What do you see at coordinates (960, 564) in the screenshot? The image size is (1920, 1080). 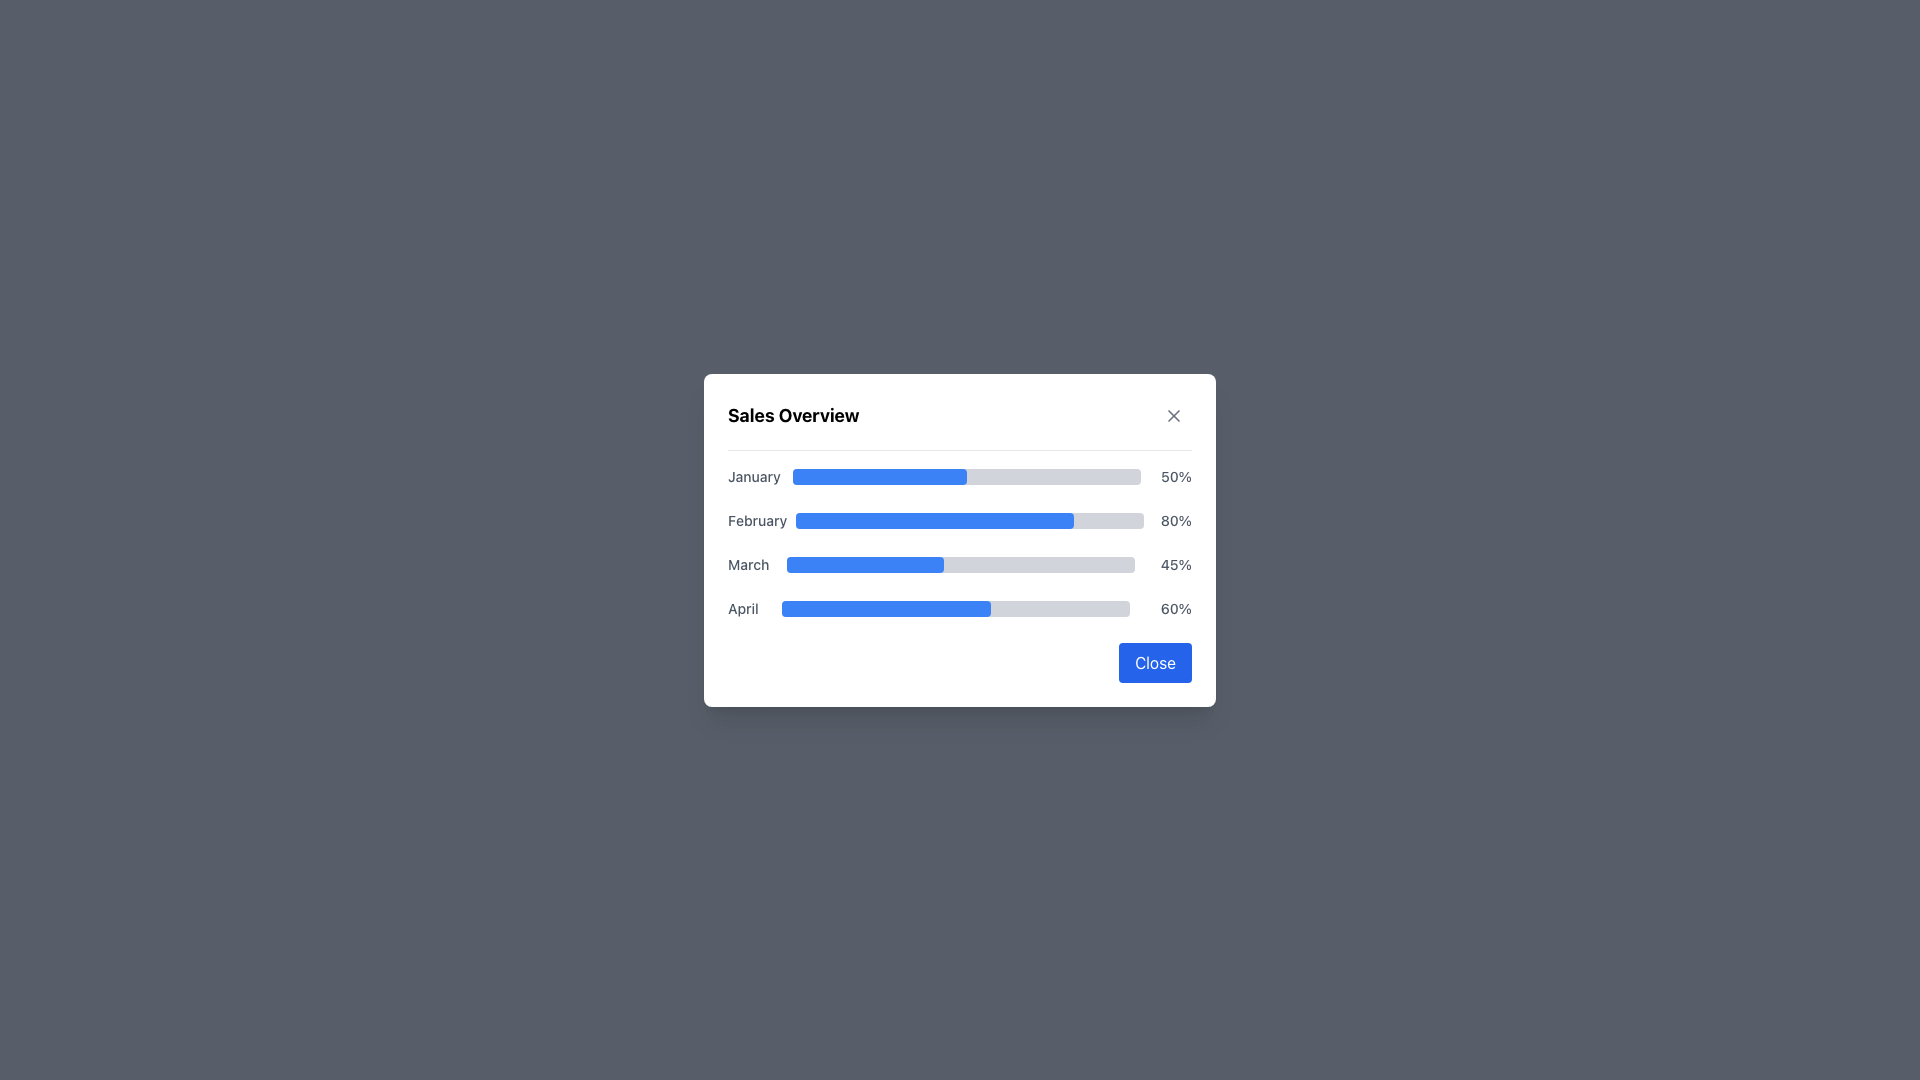 I see `the progress bar for 'March' in the 'Sales Overview' modal, which shows a partially filled blue bar with the label 'March' and a percentage indicator '45%'` at bounding box center [960, 564].